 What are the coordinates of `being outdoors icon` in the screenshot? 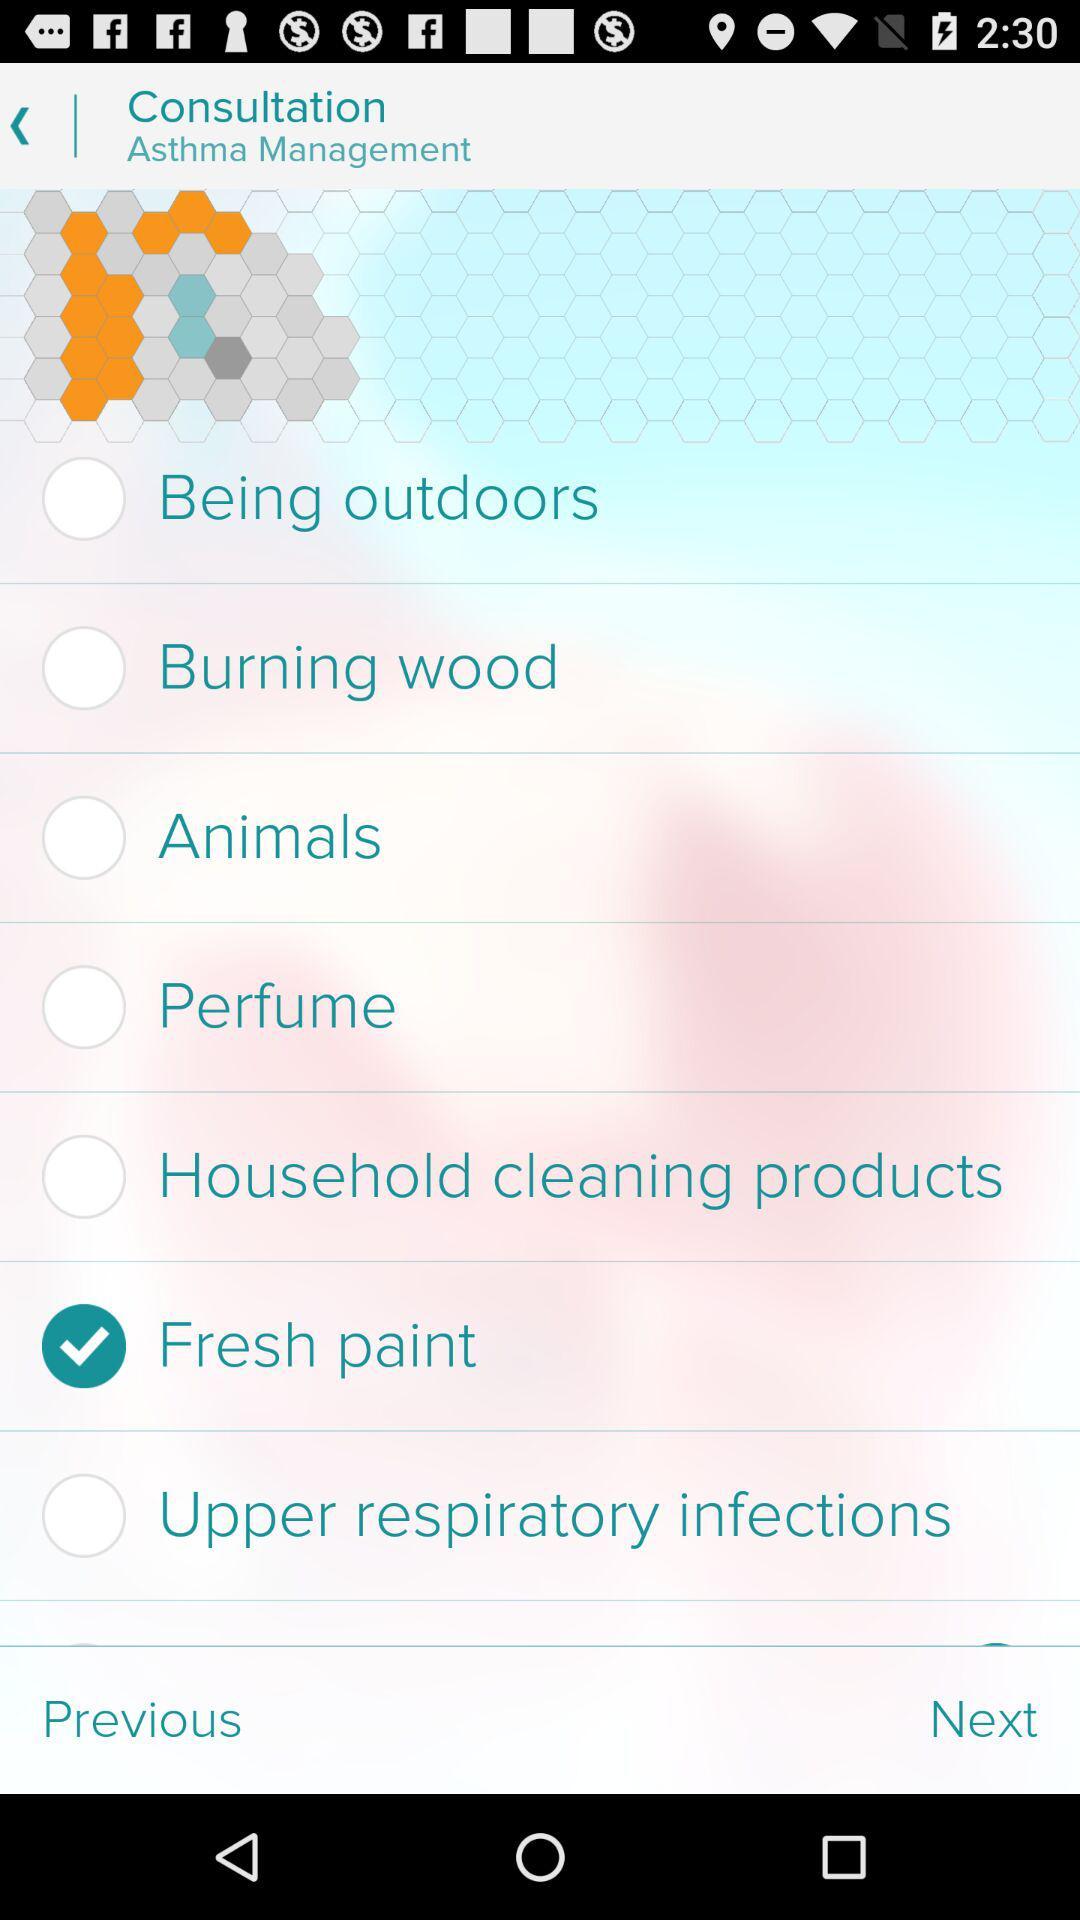 It's located at (533, 498).